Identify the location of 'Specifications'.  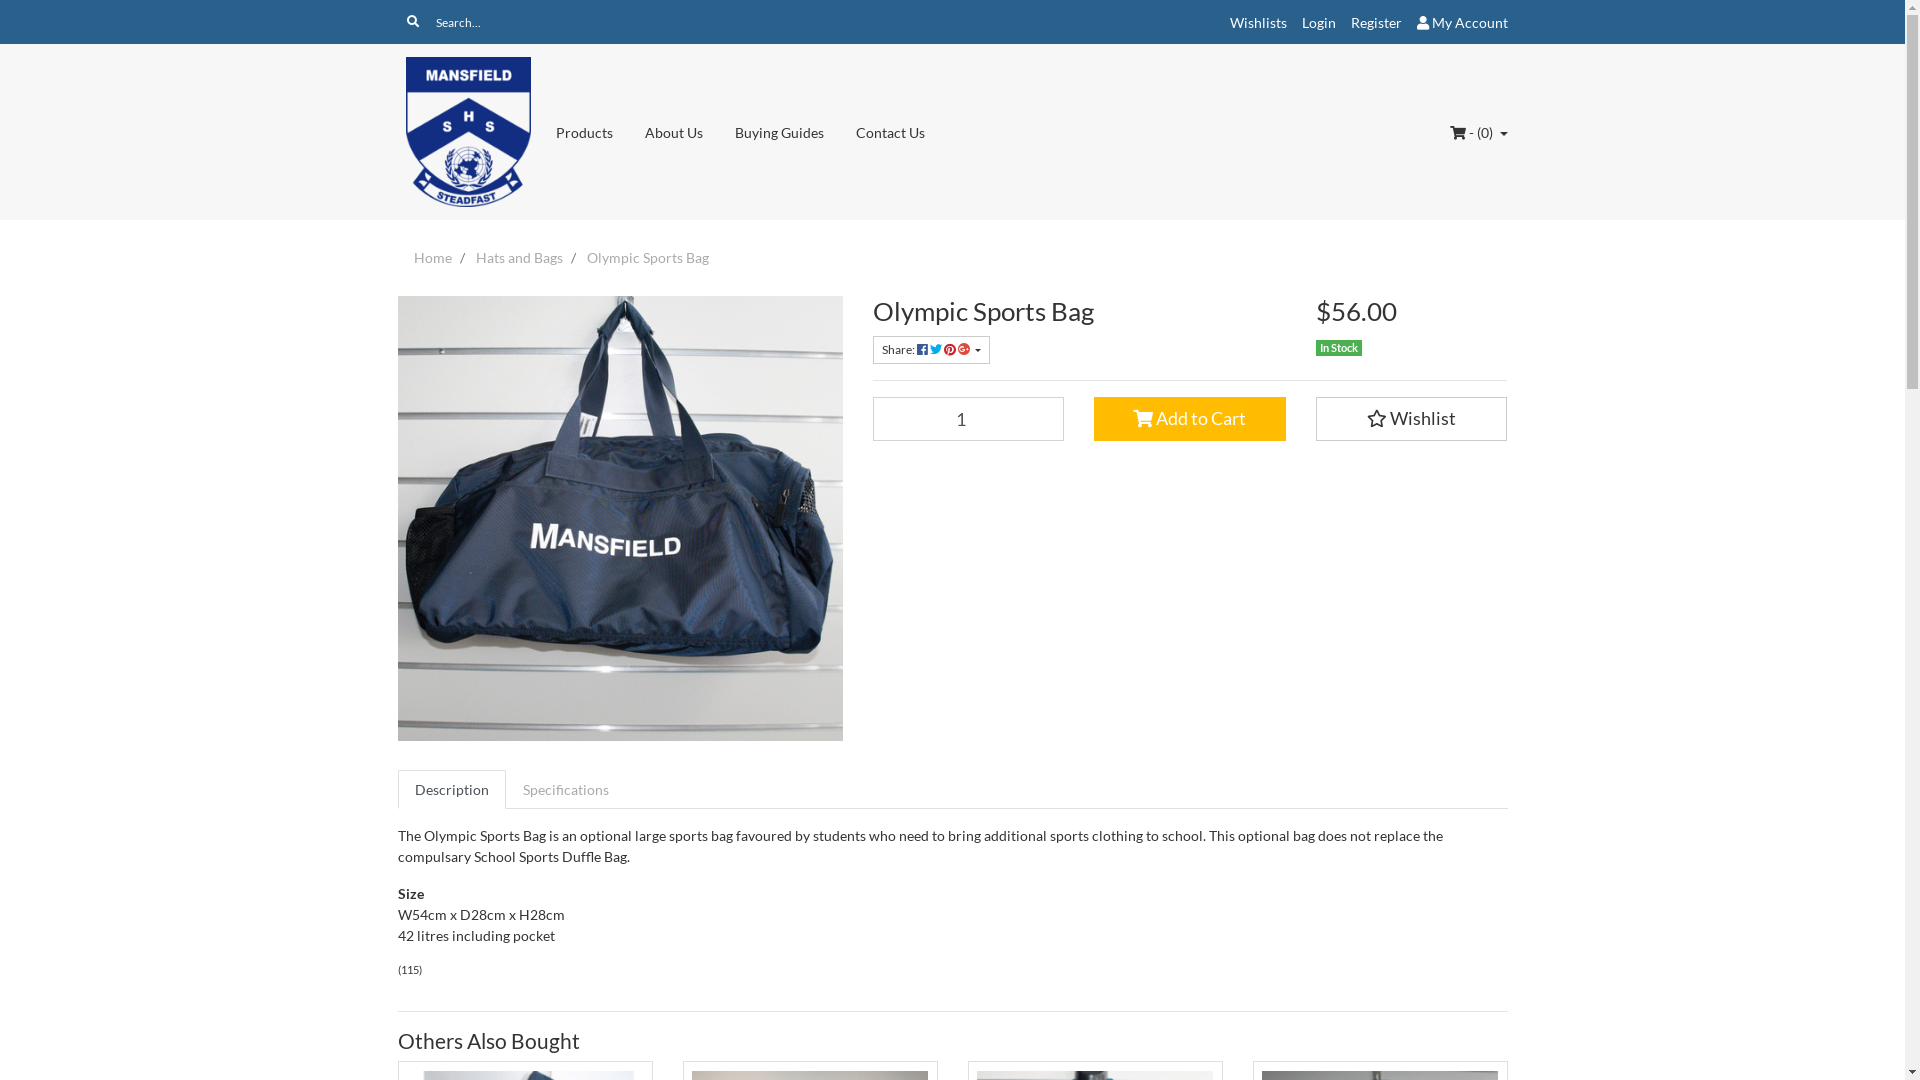
(505, 788).